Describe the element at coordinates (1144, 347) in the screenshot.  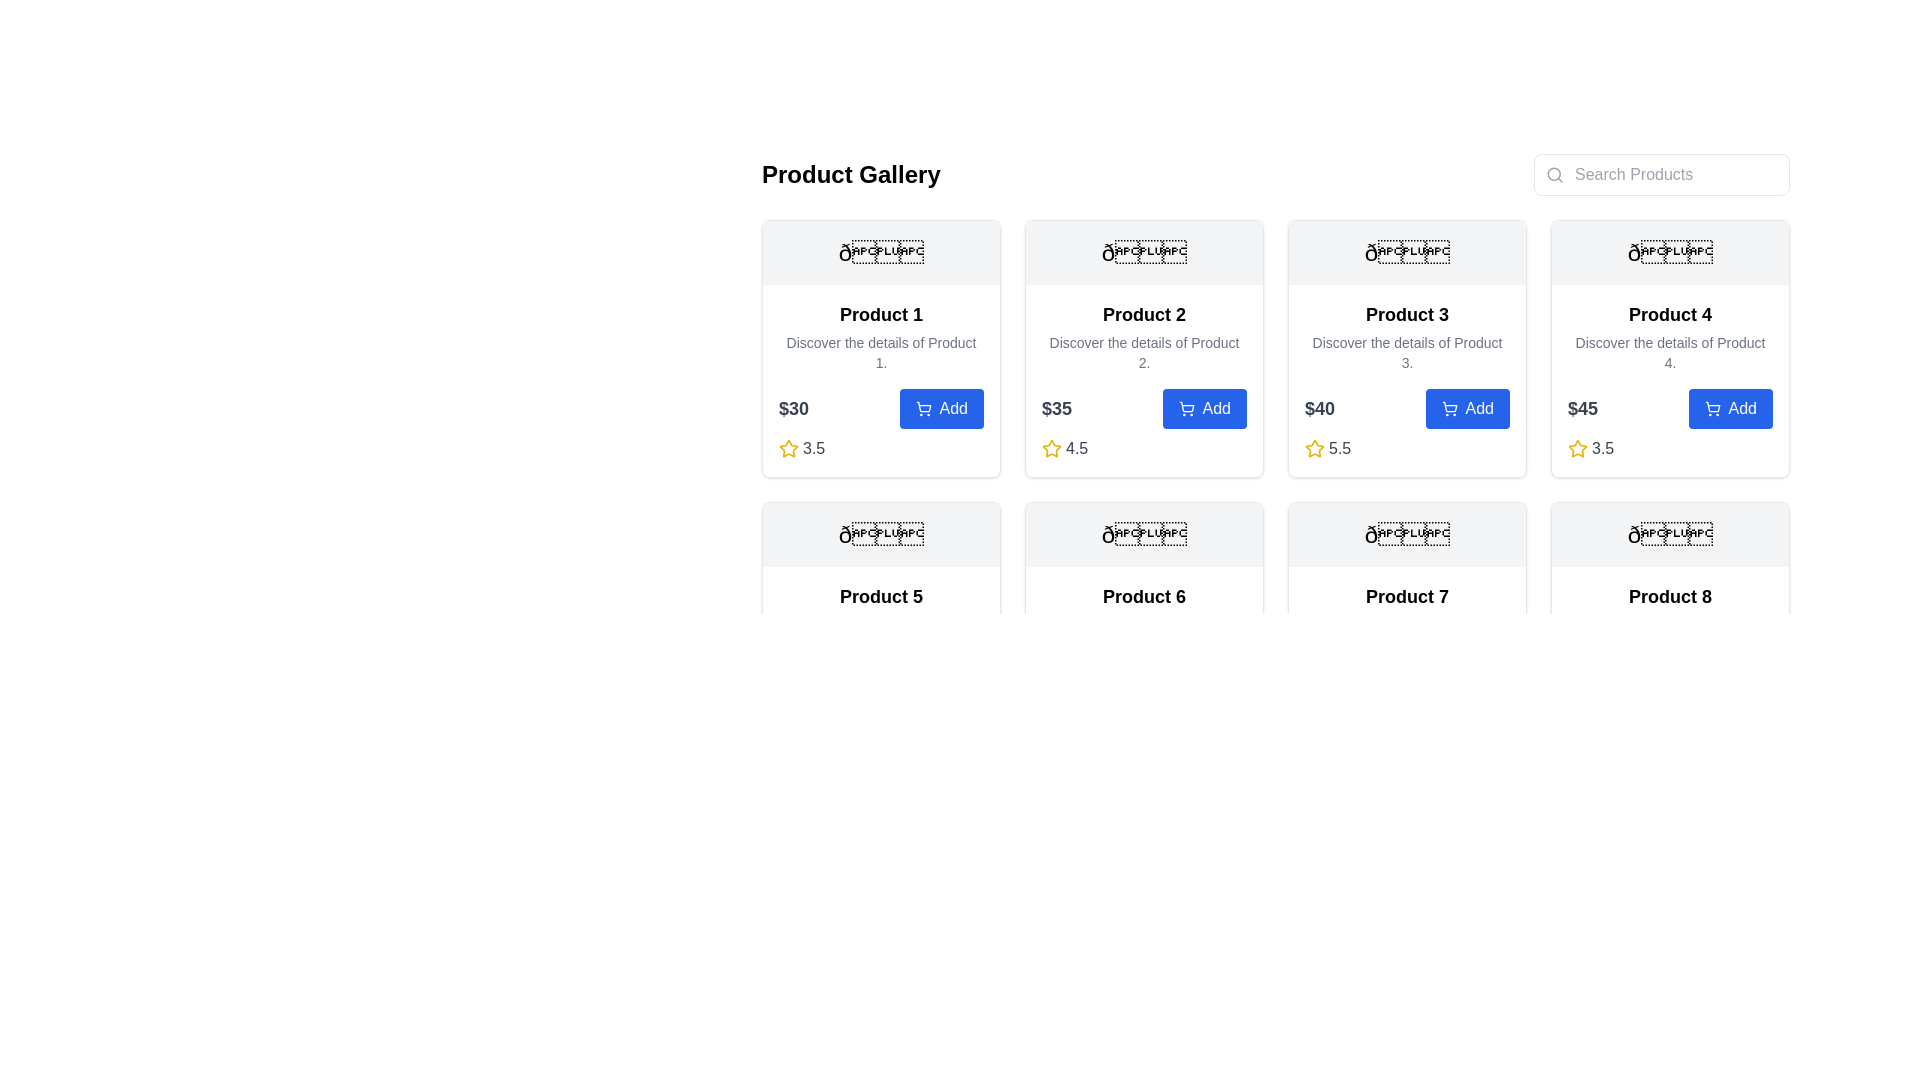
I see `text for the product details from the card styled with a light border and rounded corners, featuring the title 'Product 2', positioned in the first row and second column of the product gallery` at that location.